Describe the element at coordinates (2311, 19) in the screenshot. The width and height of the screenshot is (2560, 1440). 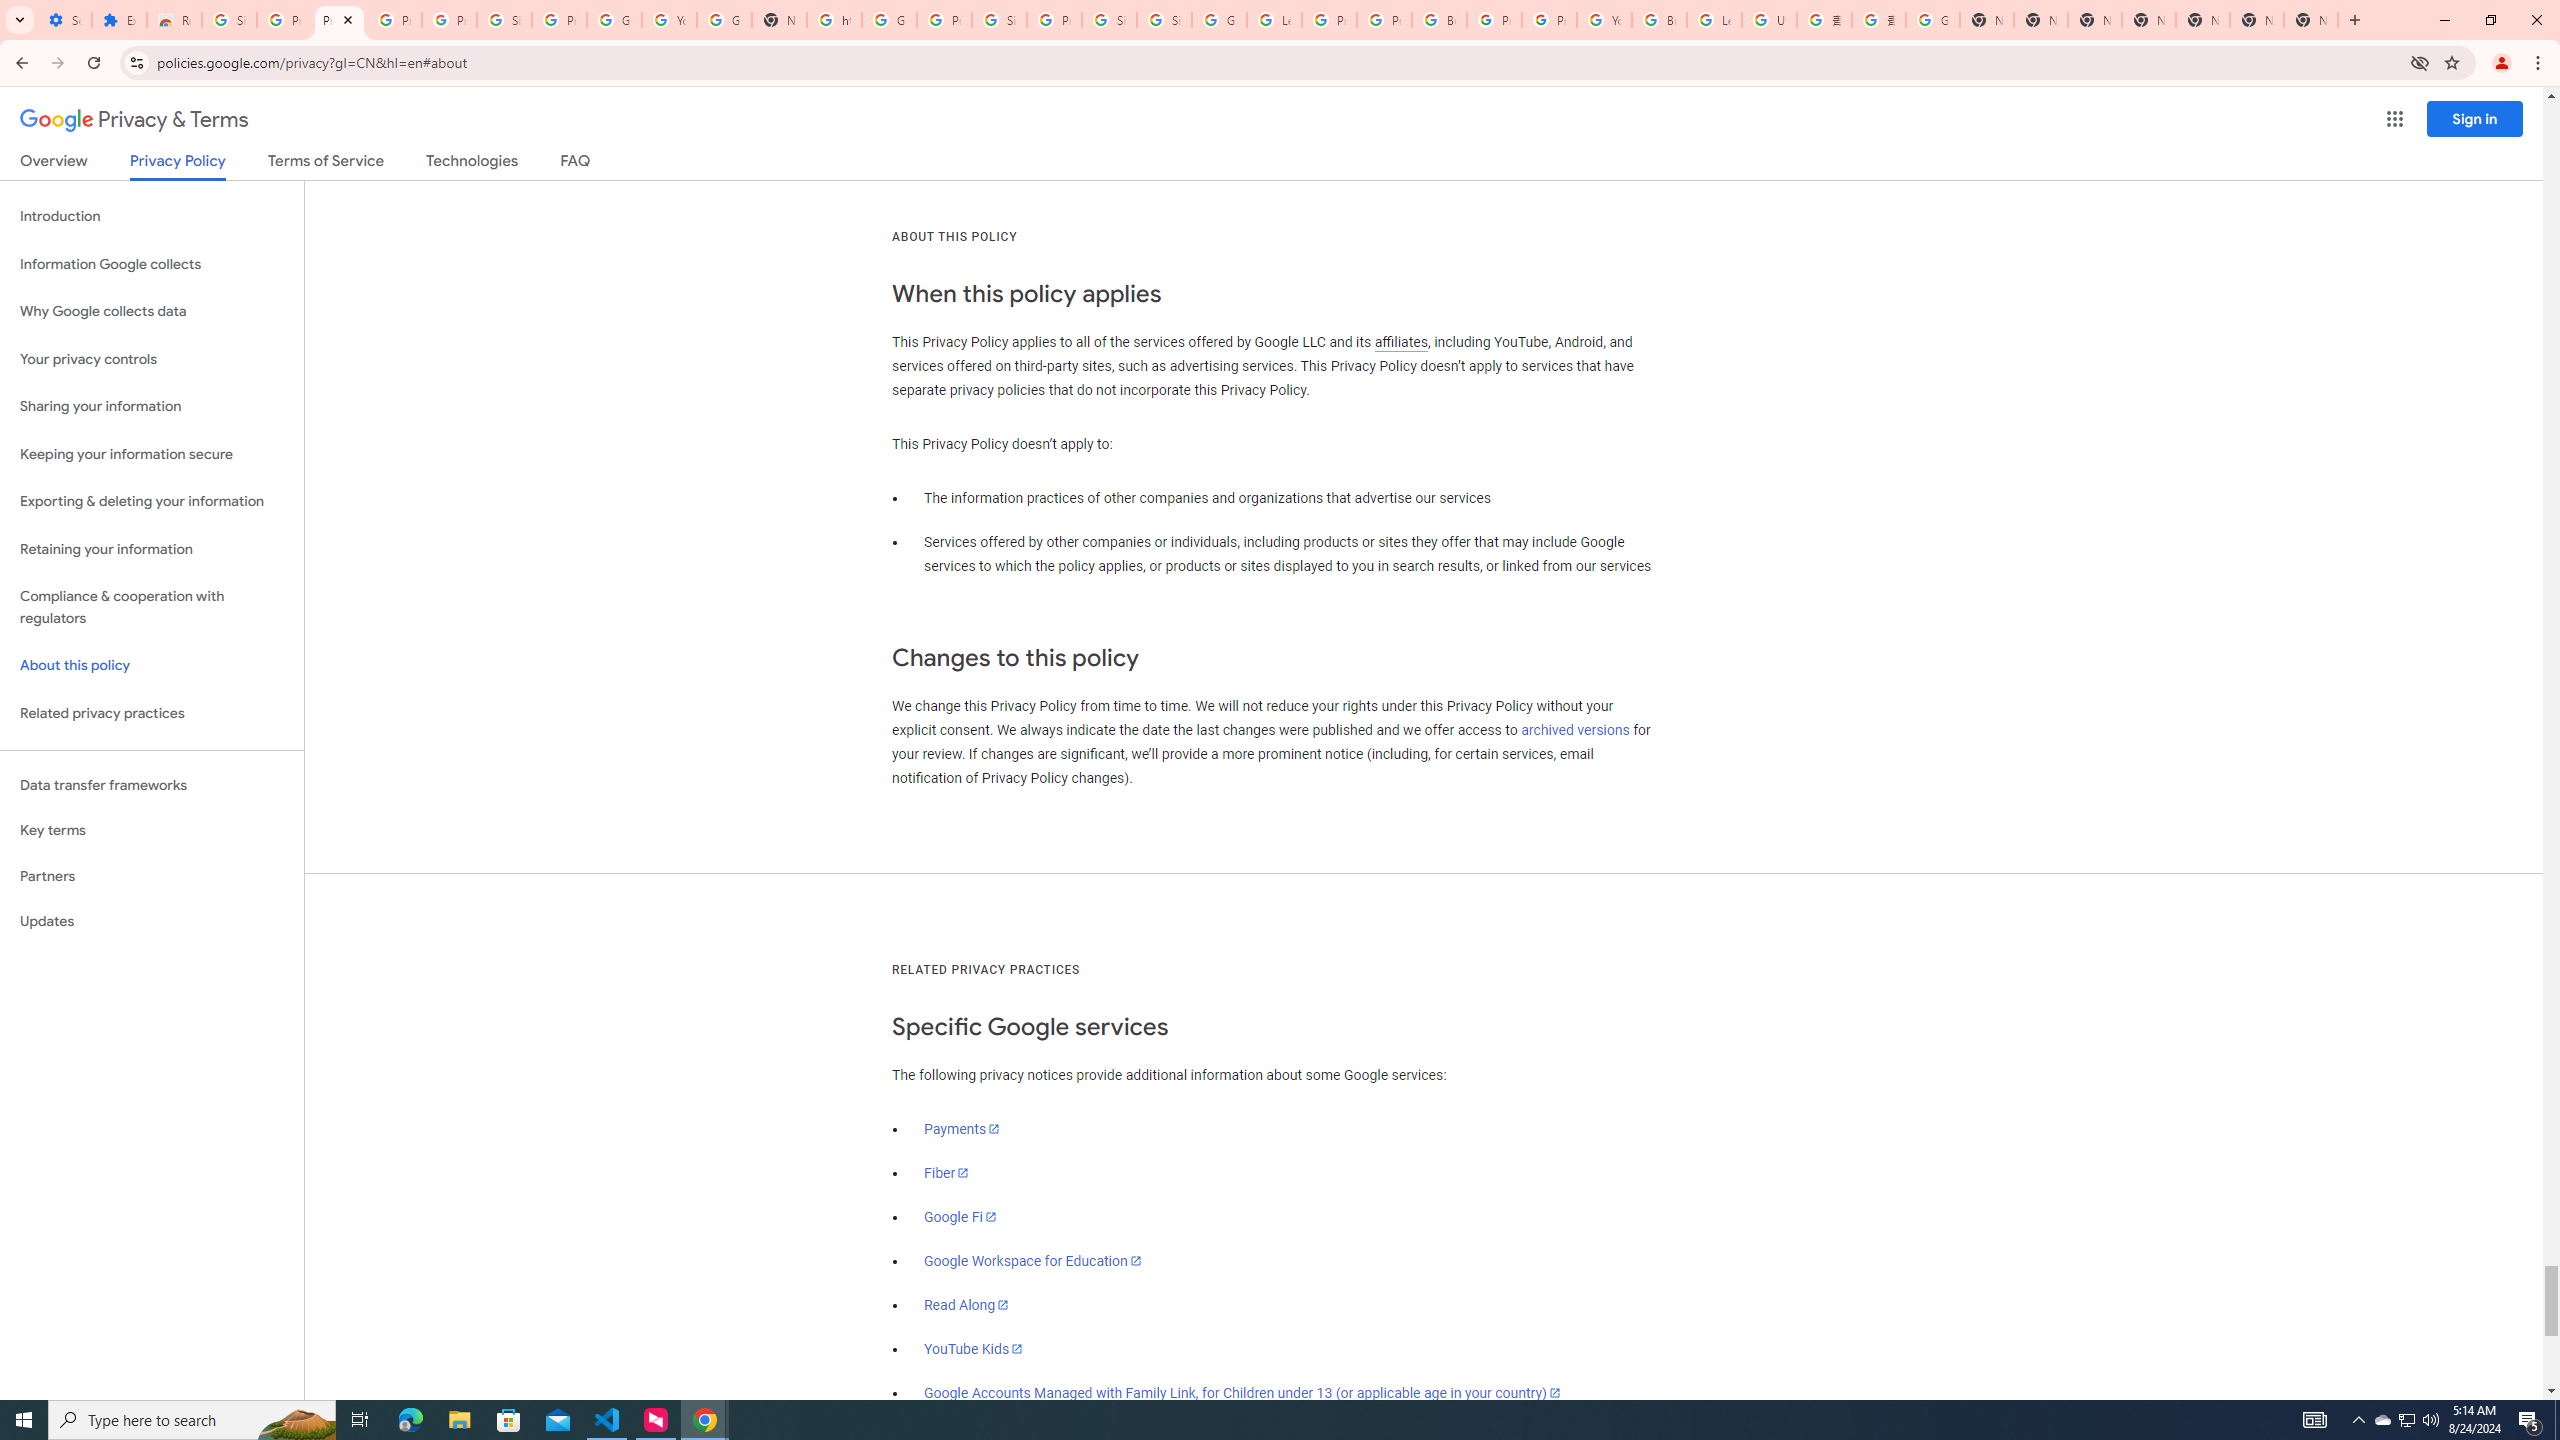
I see `'New Tab'` at that location.